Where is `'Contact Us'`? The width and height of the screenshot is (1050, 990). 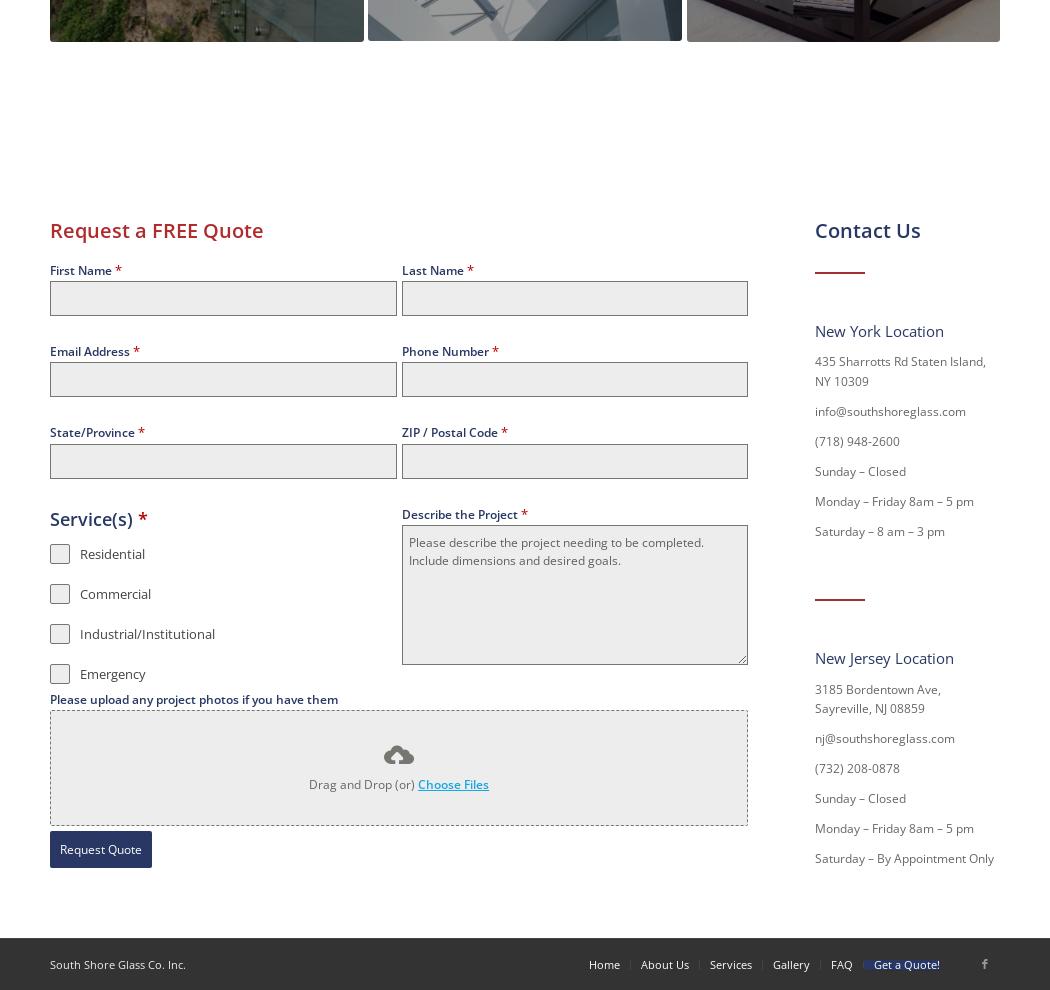
'Contact Us' is located at coordinates (867, 228).